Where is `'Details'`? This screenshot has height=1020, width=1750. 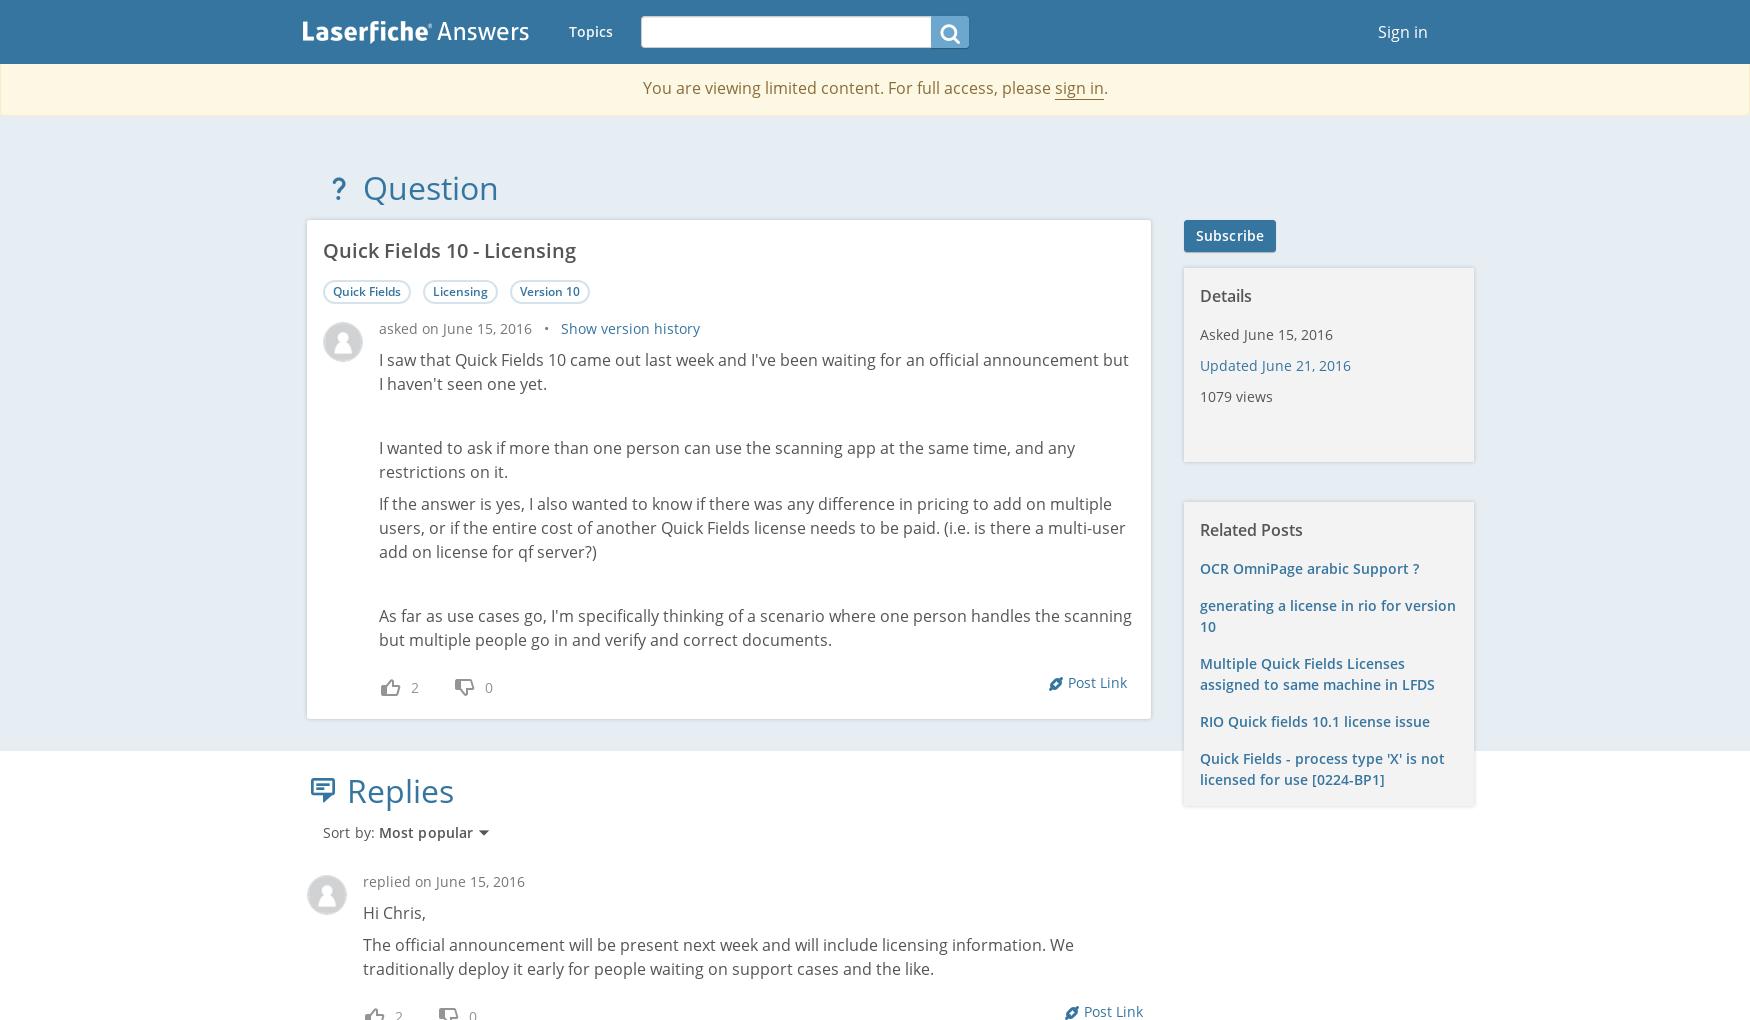 'Details' is located at coordinates (1226, 295).